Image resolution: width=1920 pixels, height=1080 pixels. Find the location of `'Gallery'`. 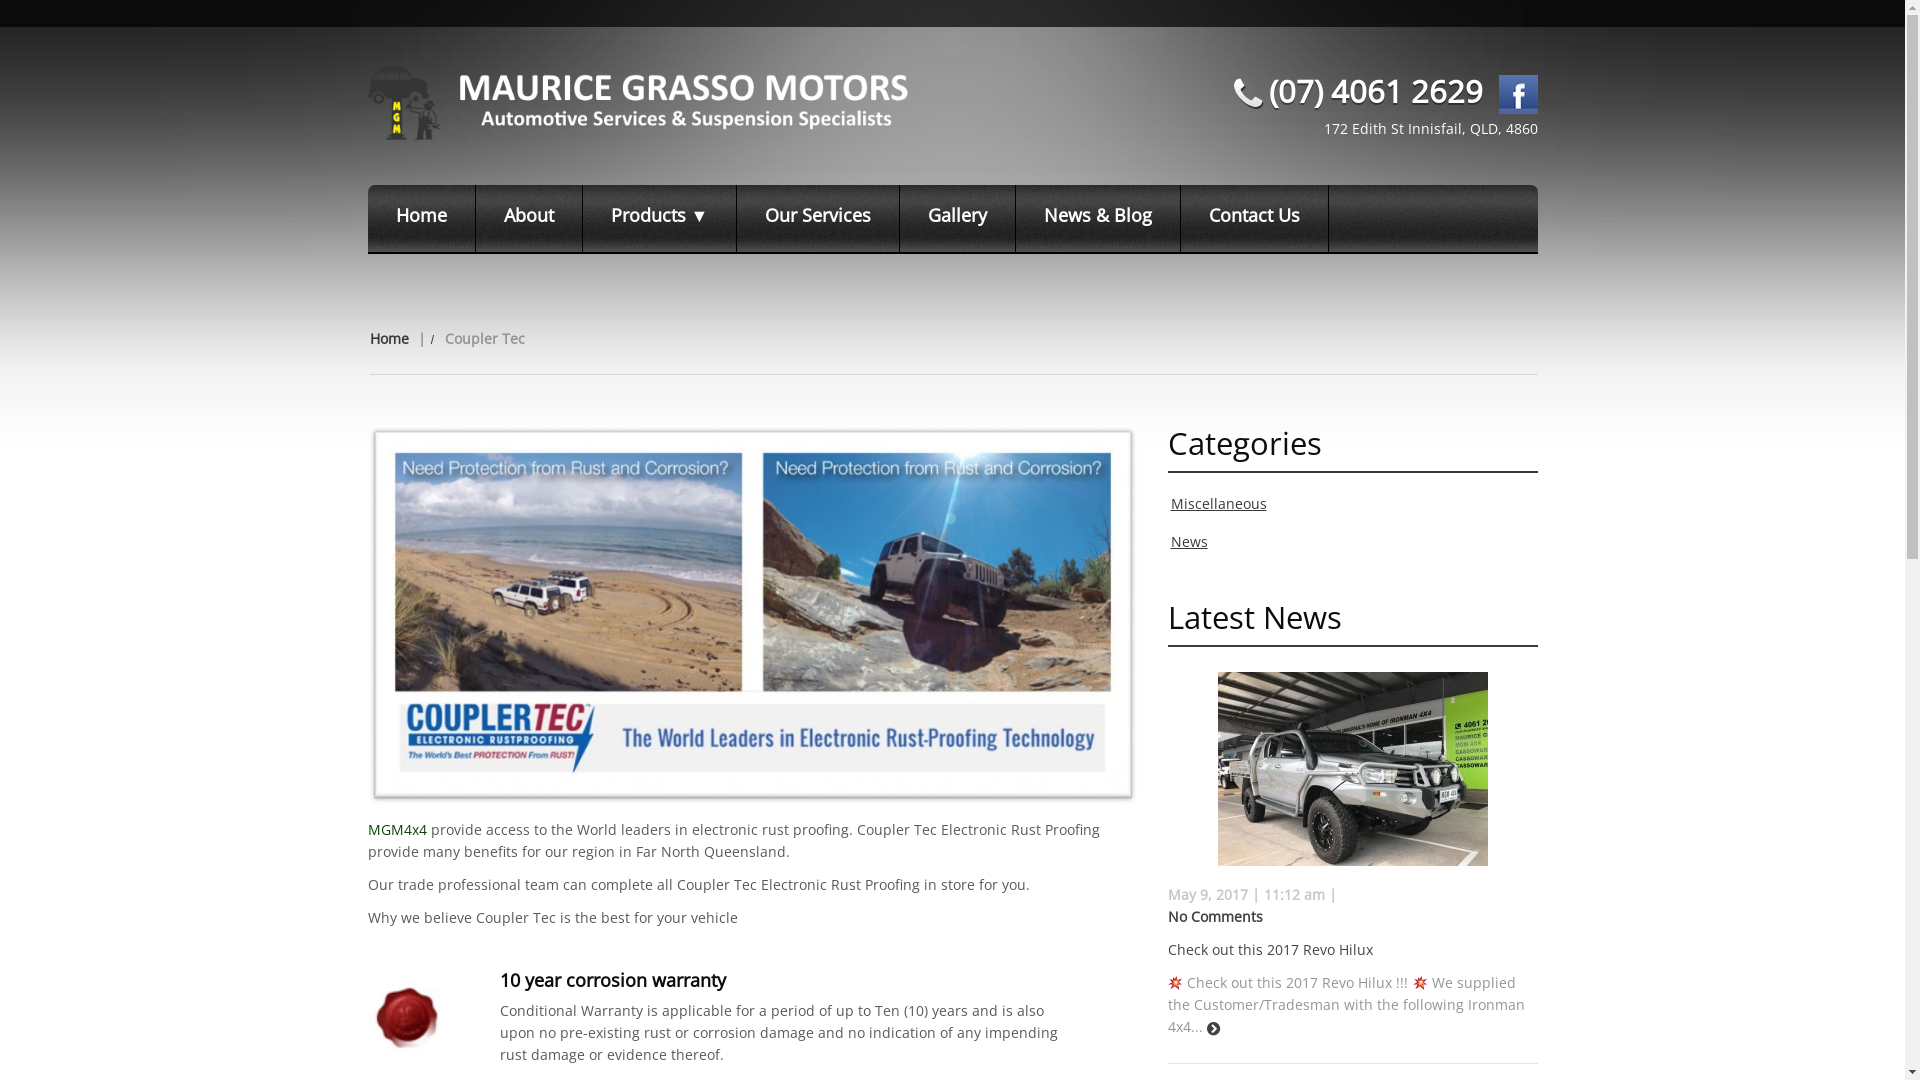

'Gallery' is located at coordinates (957, 218).